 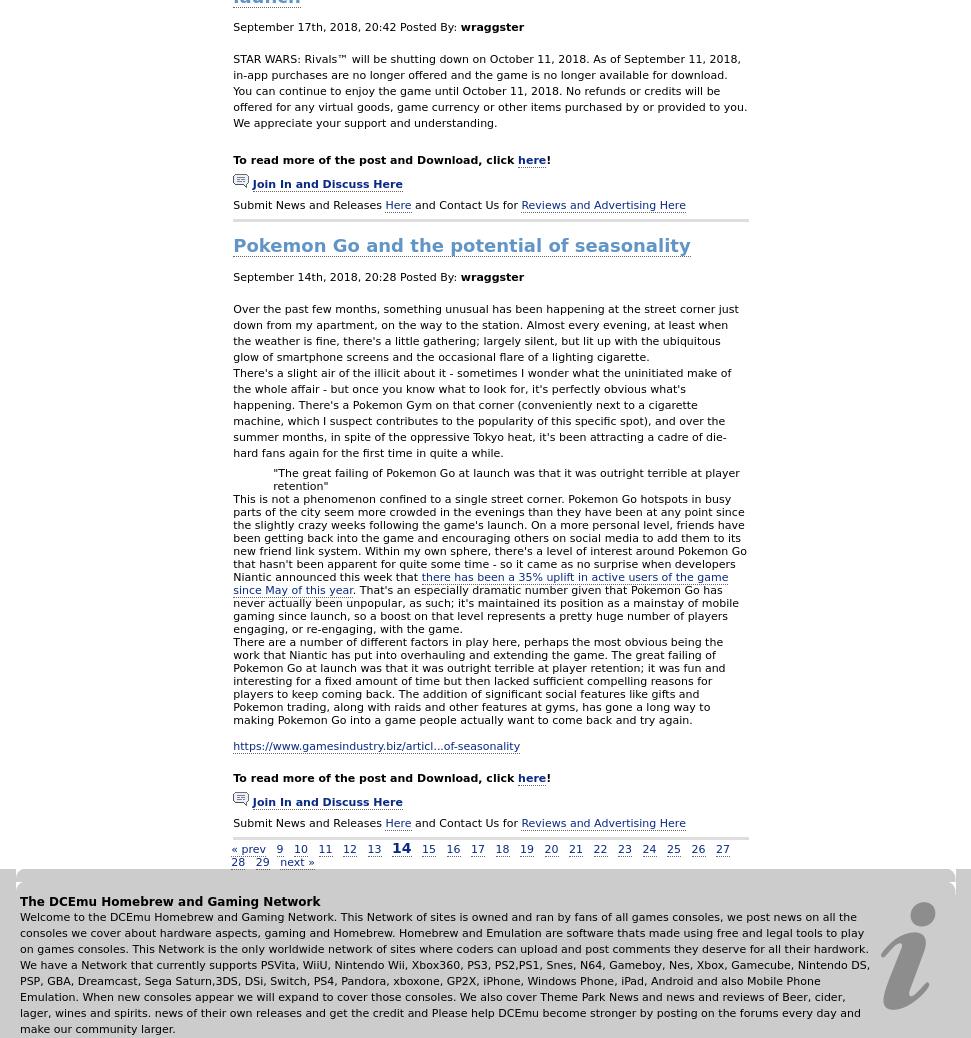 What do you see at coordinates (504, 479) in the screenshot?
I see `'"The great failing of Pokemon Go at launch was that it was outright terrible at player retention"'` at bounding box center [504, 479].